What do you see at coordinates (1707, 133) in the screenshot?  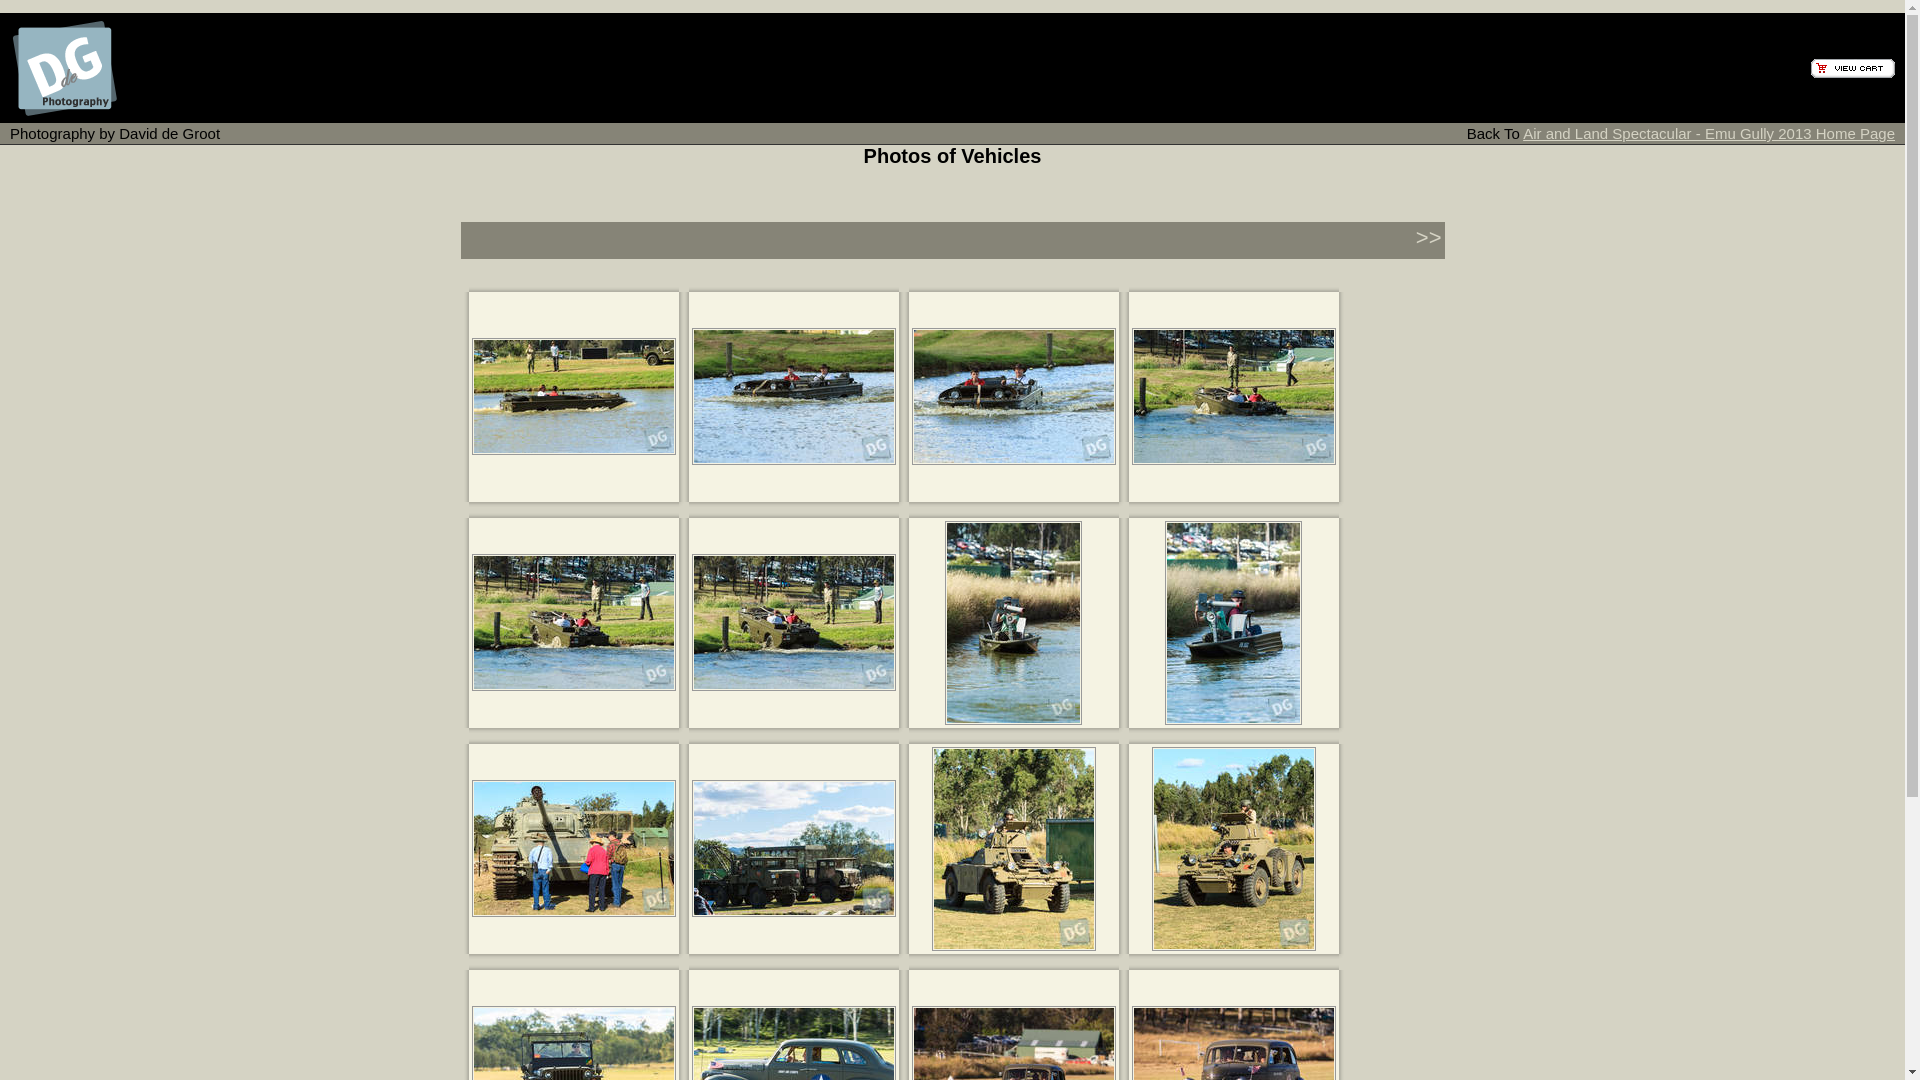 I see `'Air and Land Spectacular - Emu Gully 2013 Home Page'` at bounding box center [1707, 133].